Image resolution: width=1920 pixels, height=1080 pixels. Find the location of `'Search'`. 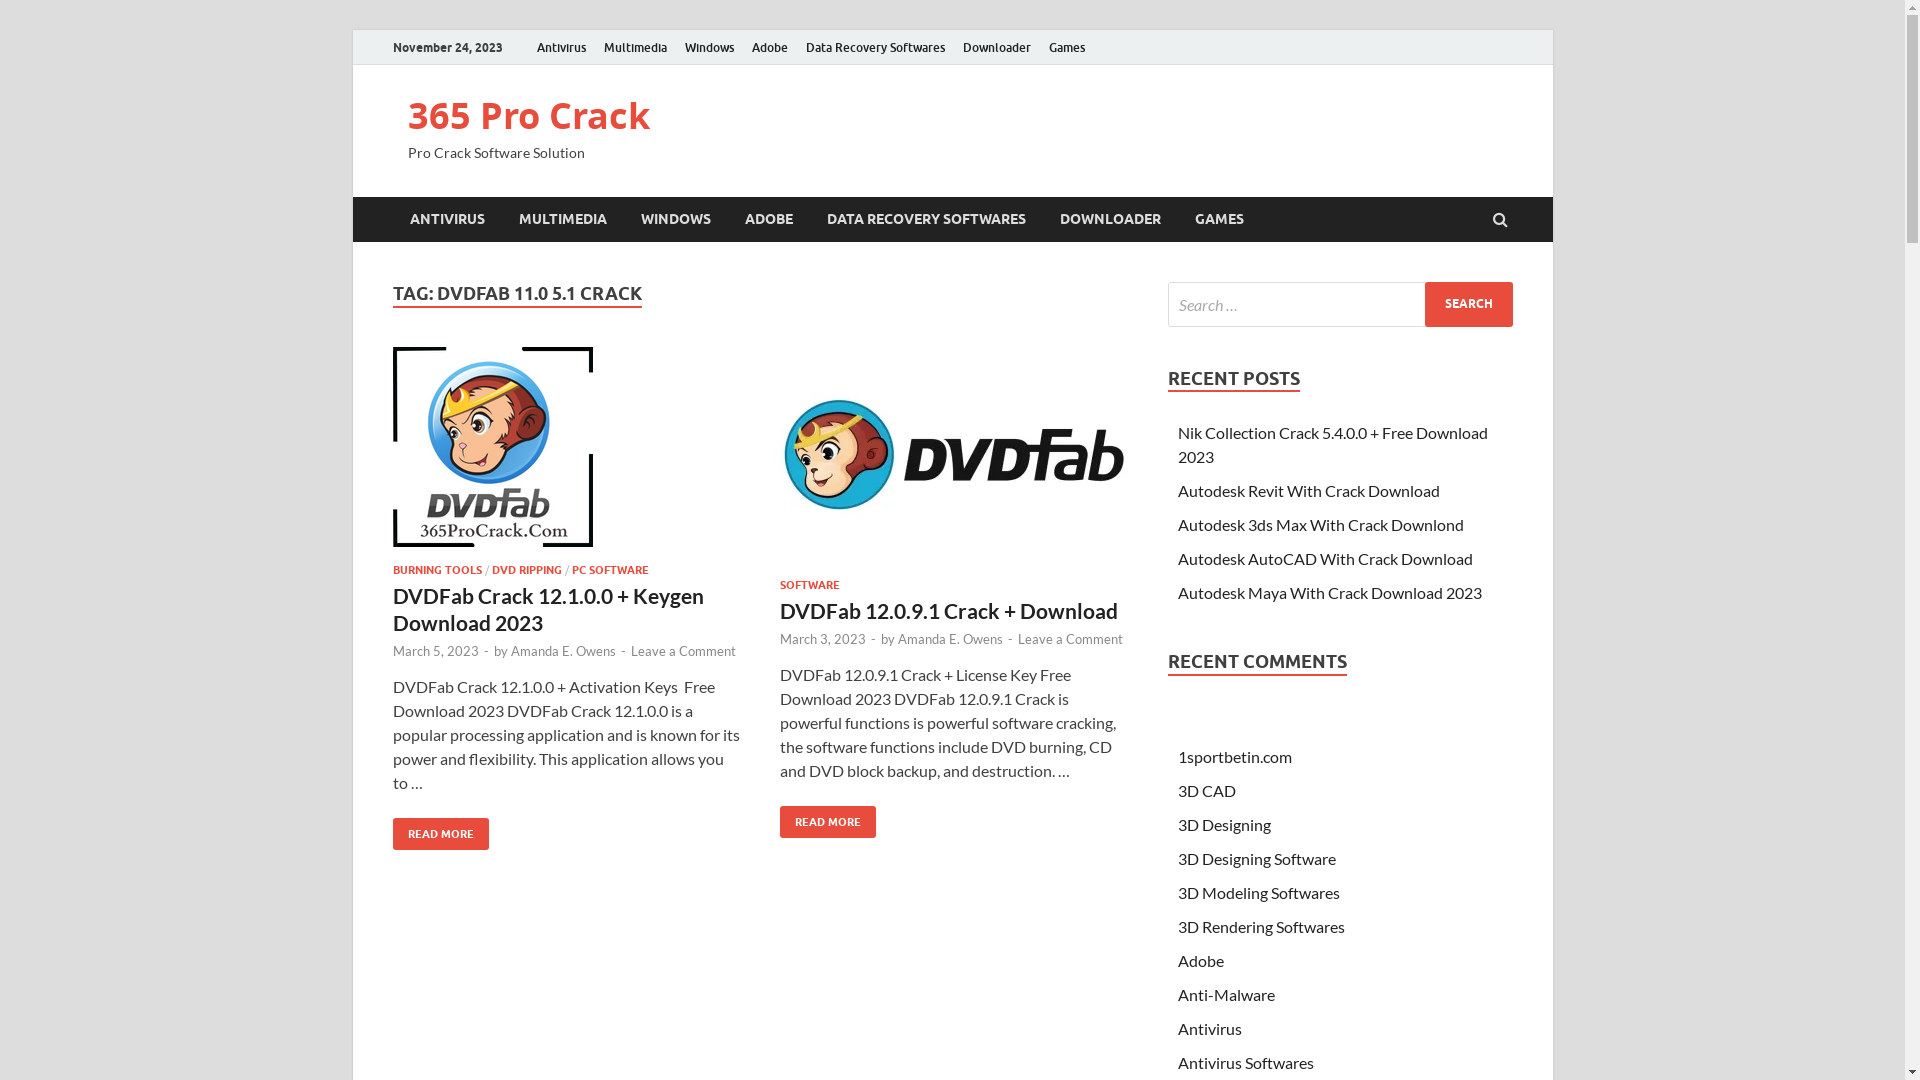

'Search' is located at coordinates (1468, 304).